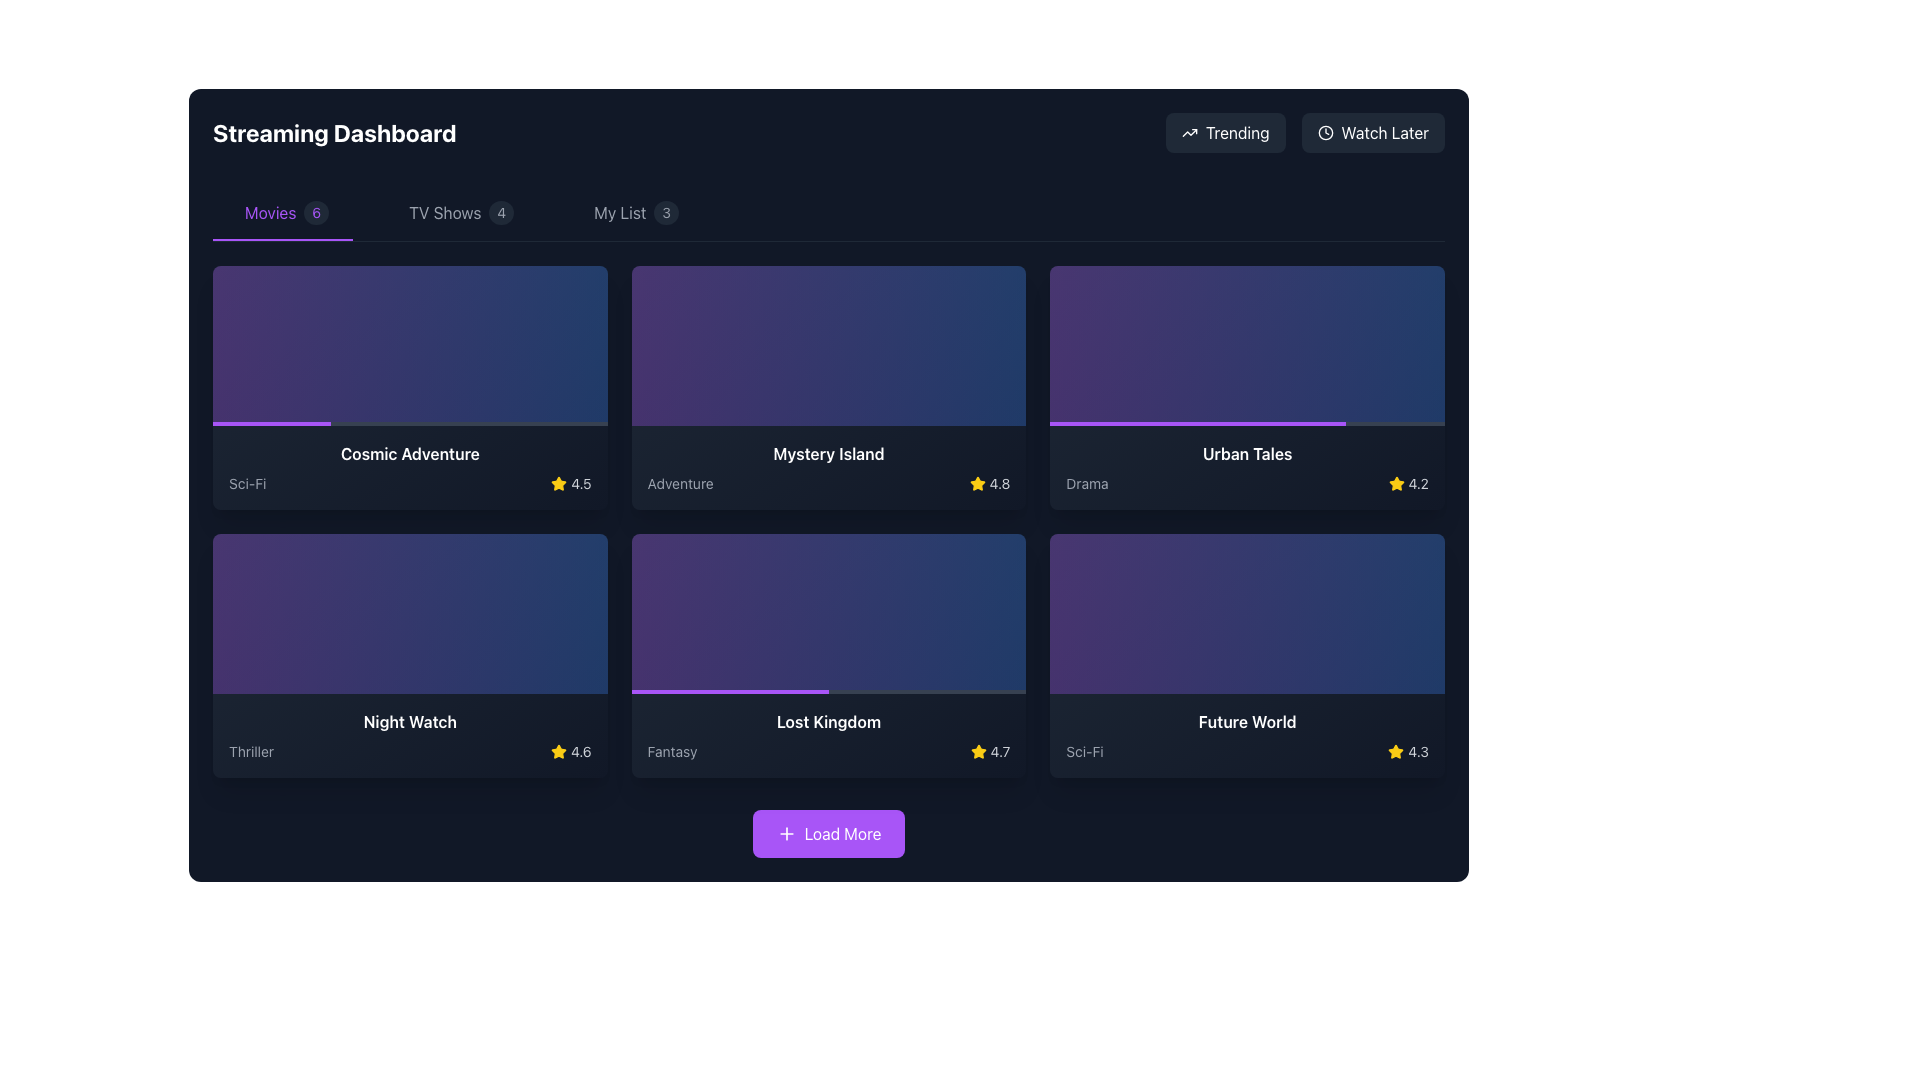 The image size is (1920, 1080). Describe the element at coordinates (666, 212) in the screenshot. I see `the displayed number on the badge next to the 'My List' text, which serves as a numerical indicator for items associated with that section` at that location.